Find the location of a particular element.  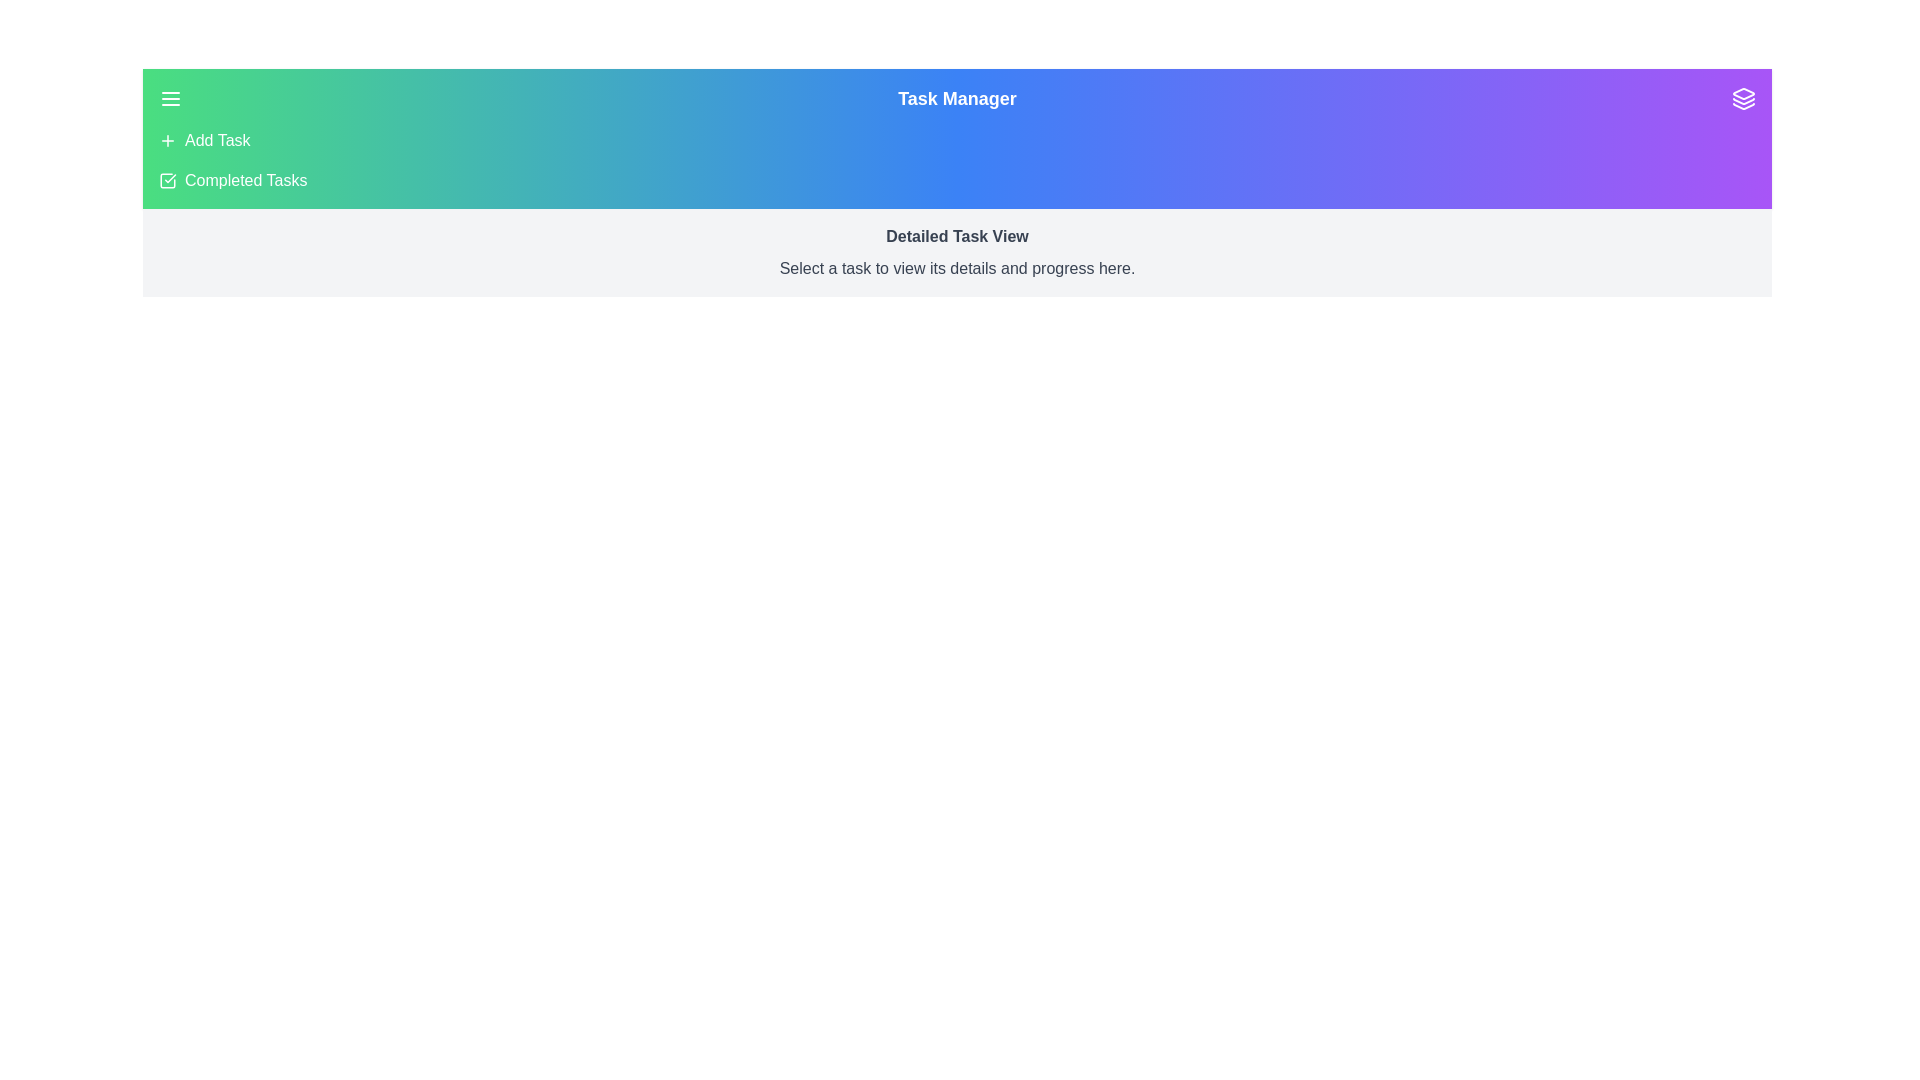

the 'Add Task' menu item to trigger the corresponding action is located at coordinates (168, 140).